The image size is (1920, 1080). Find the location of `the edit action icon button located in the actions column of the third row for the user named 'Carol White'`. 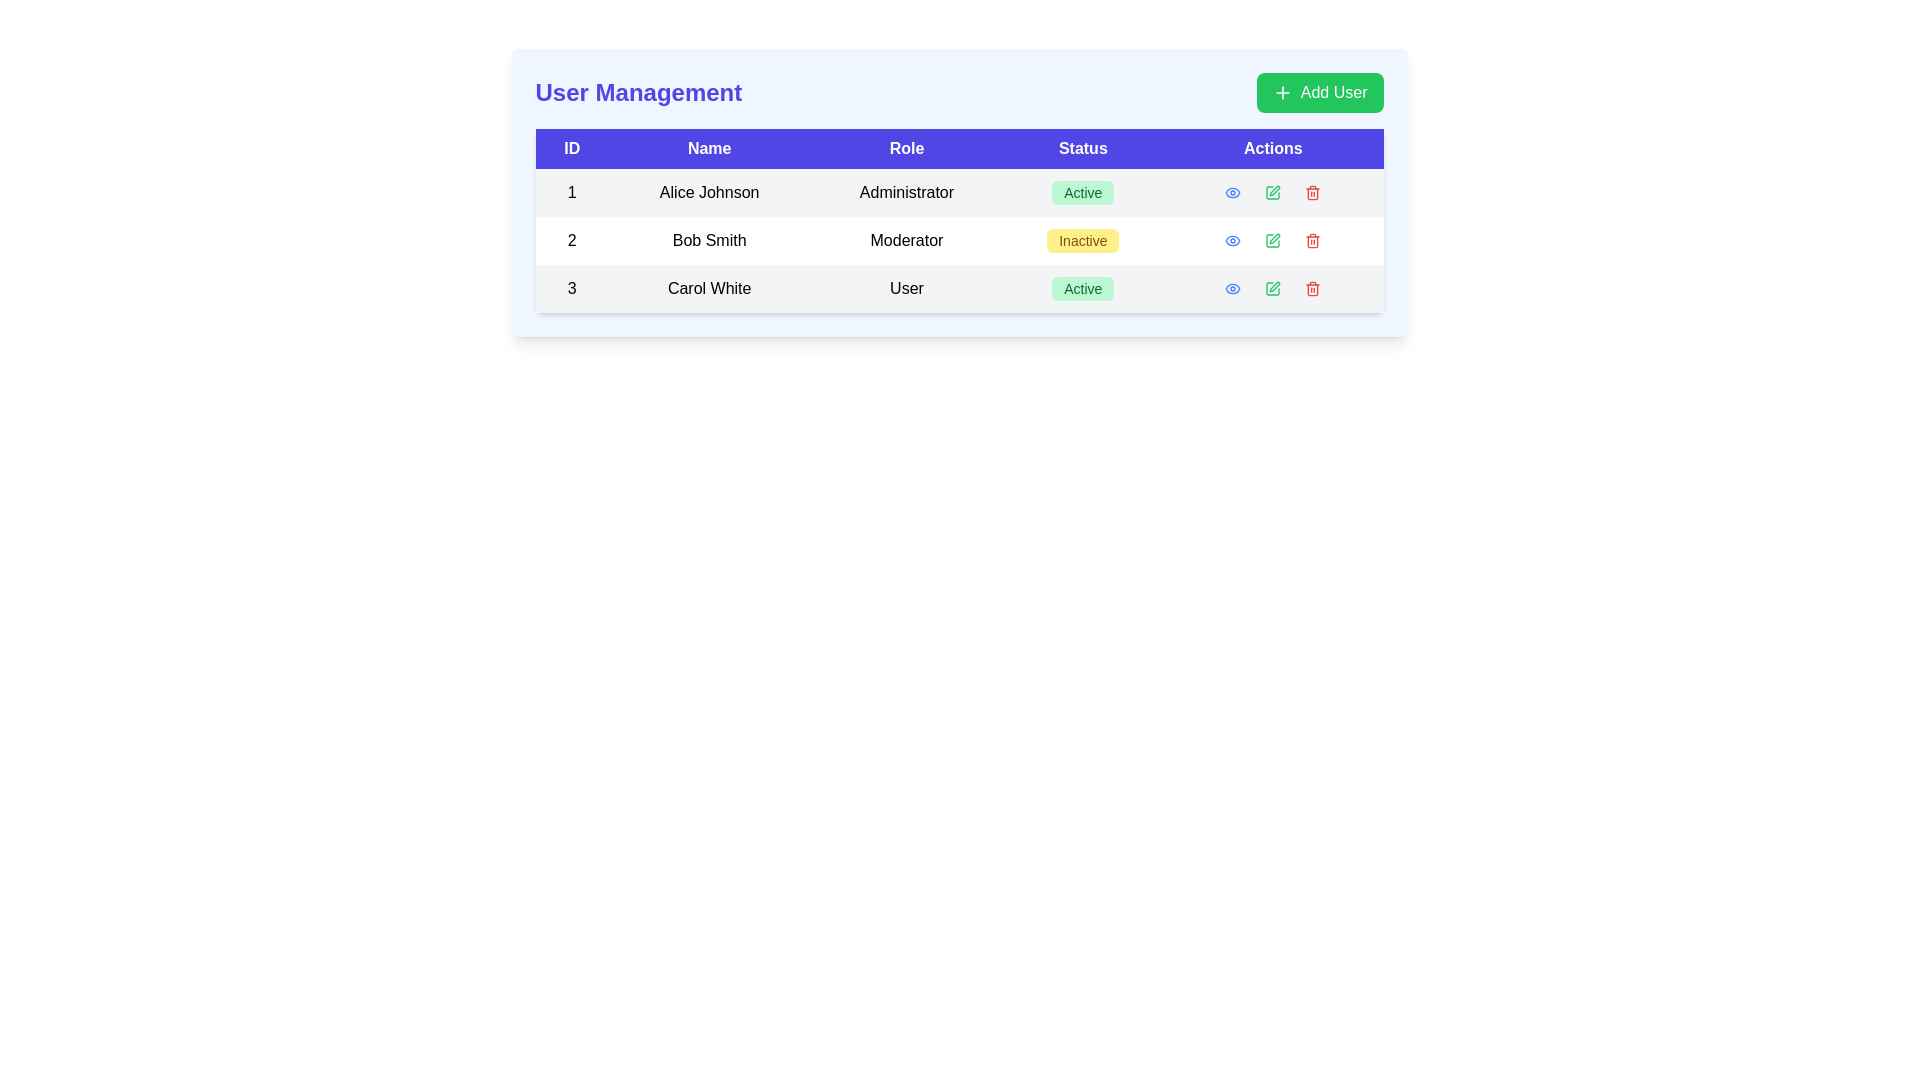

the edit action icon button located in the actions column of the third row for the user named 'Carol White' is located at coordinates (1272, 289).